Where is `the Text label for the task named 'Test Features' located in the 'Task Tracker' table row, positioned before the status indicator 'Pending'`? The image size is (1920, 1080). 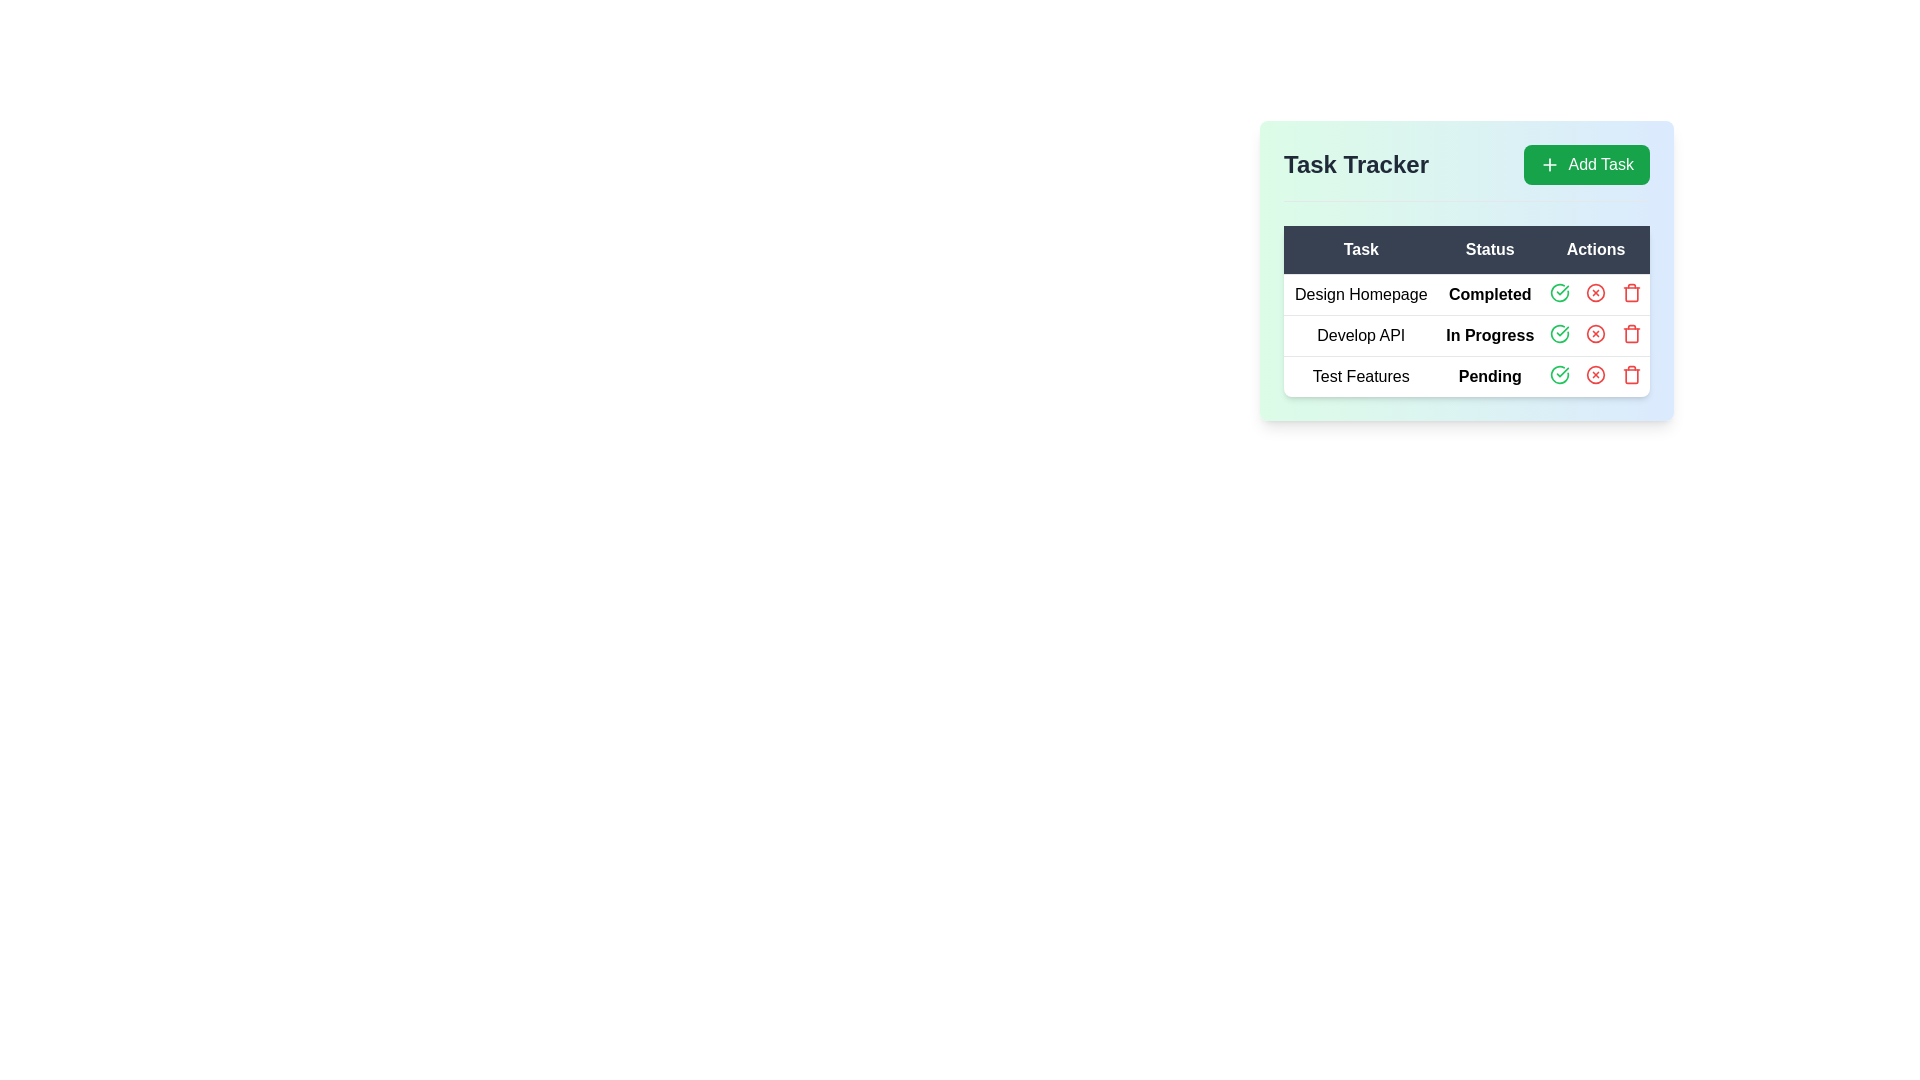 the Text label for the task named 'Test Features' located in the 'Task Tracker' table row, positioned before the status indicator 'Pending' is located at coordinates (1360, 376).